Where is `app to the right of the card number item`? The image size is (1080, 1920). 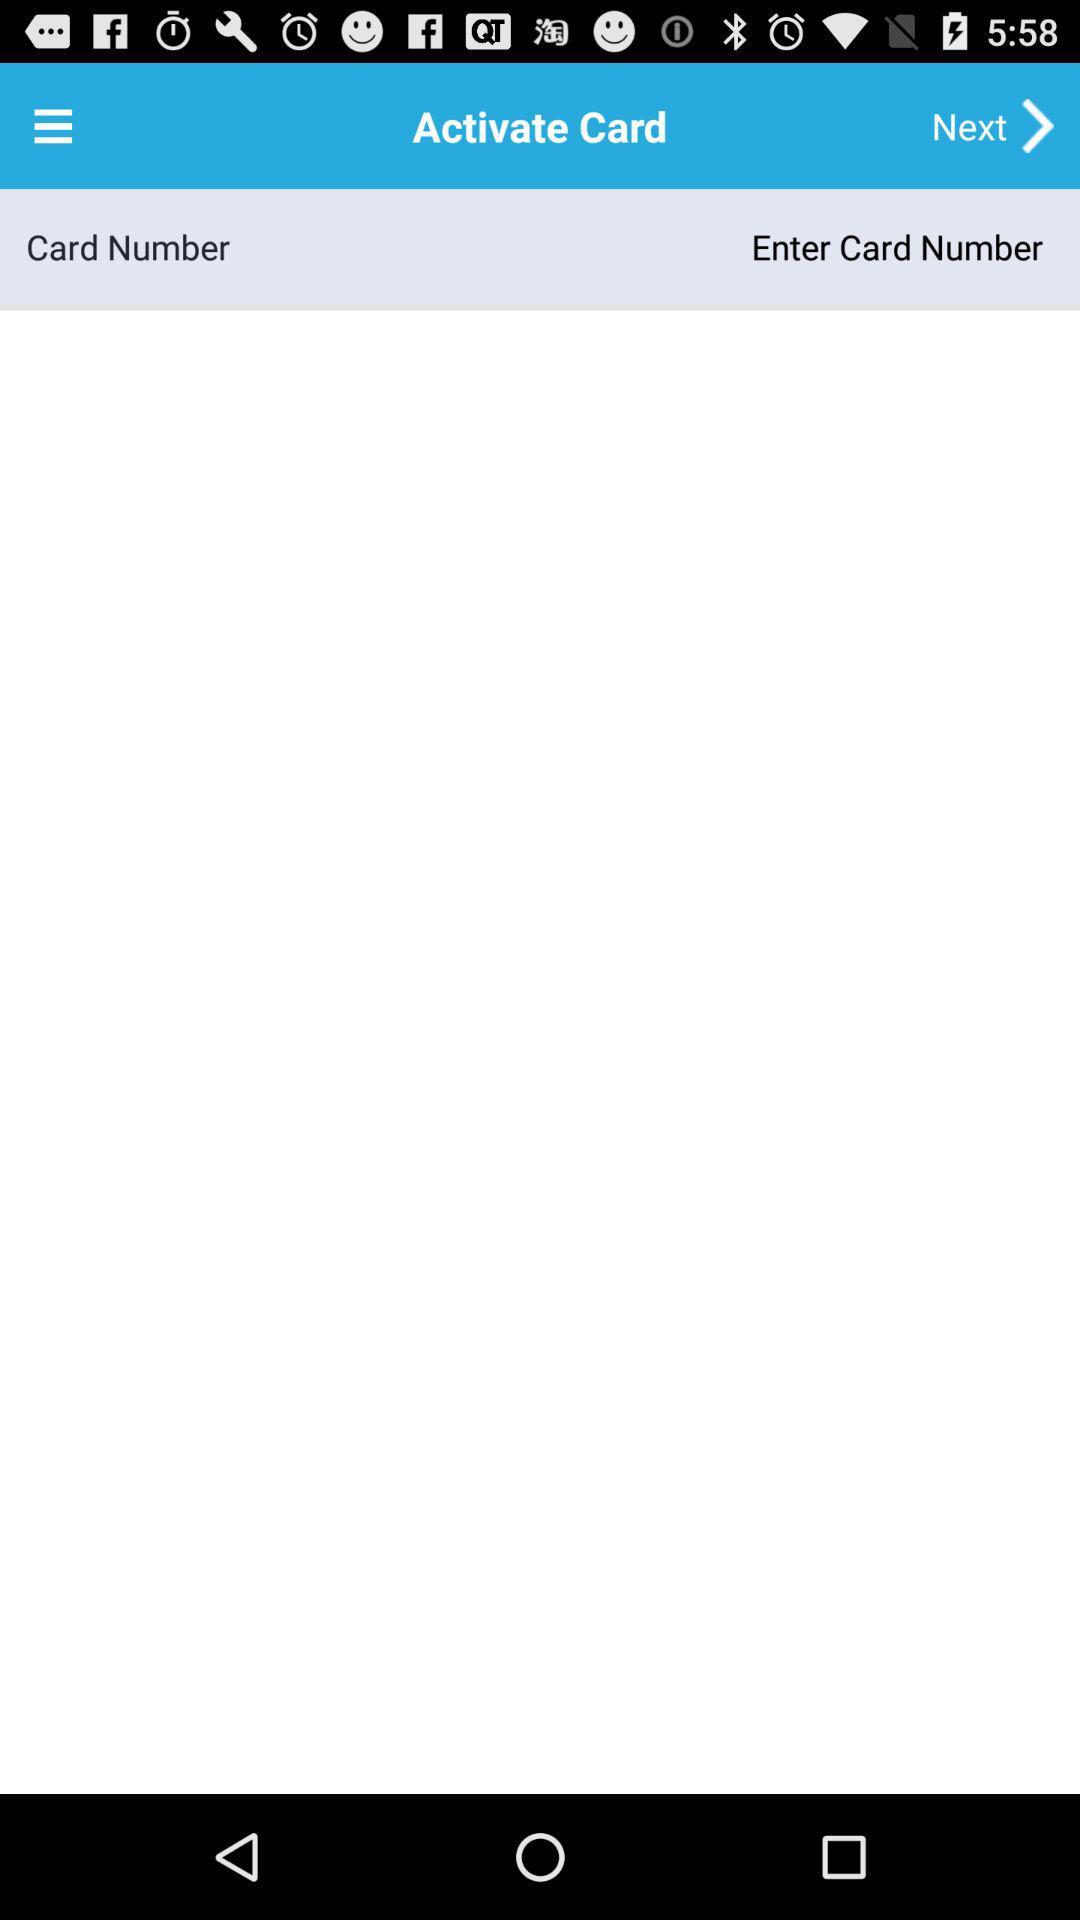 app to the right of the card number item is located at coordinates (641, 245).